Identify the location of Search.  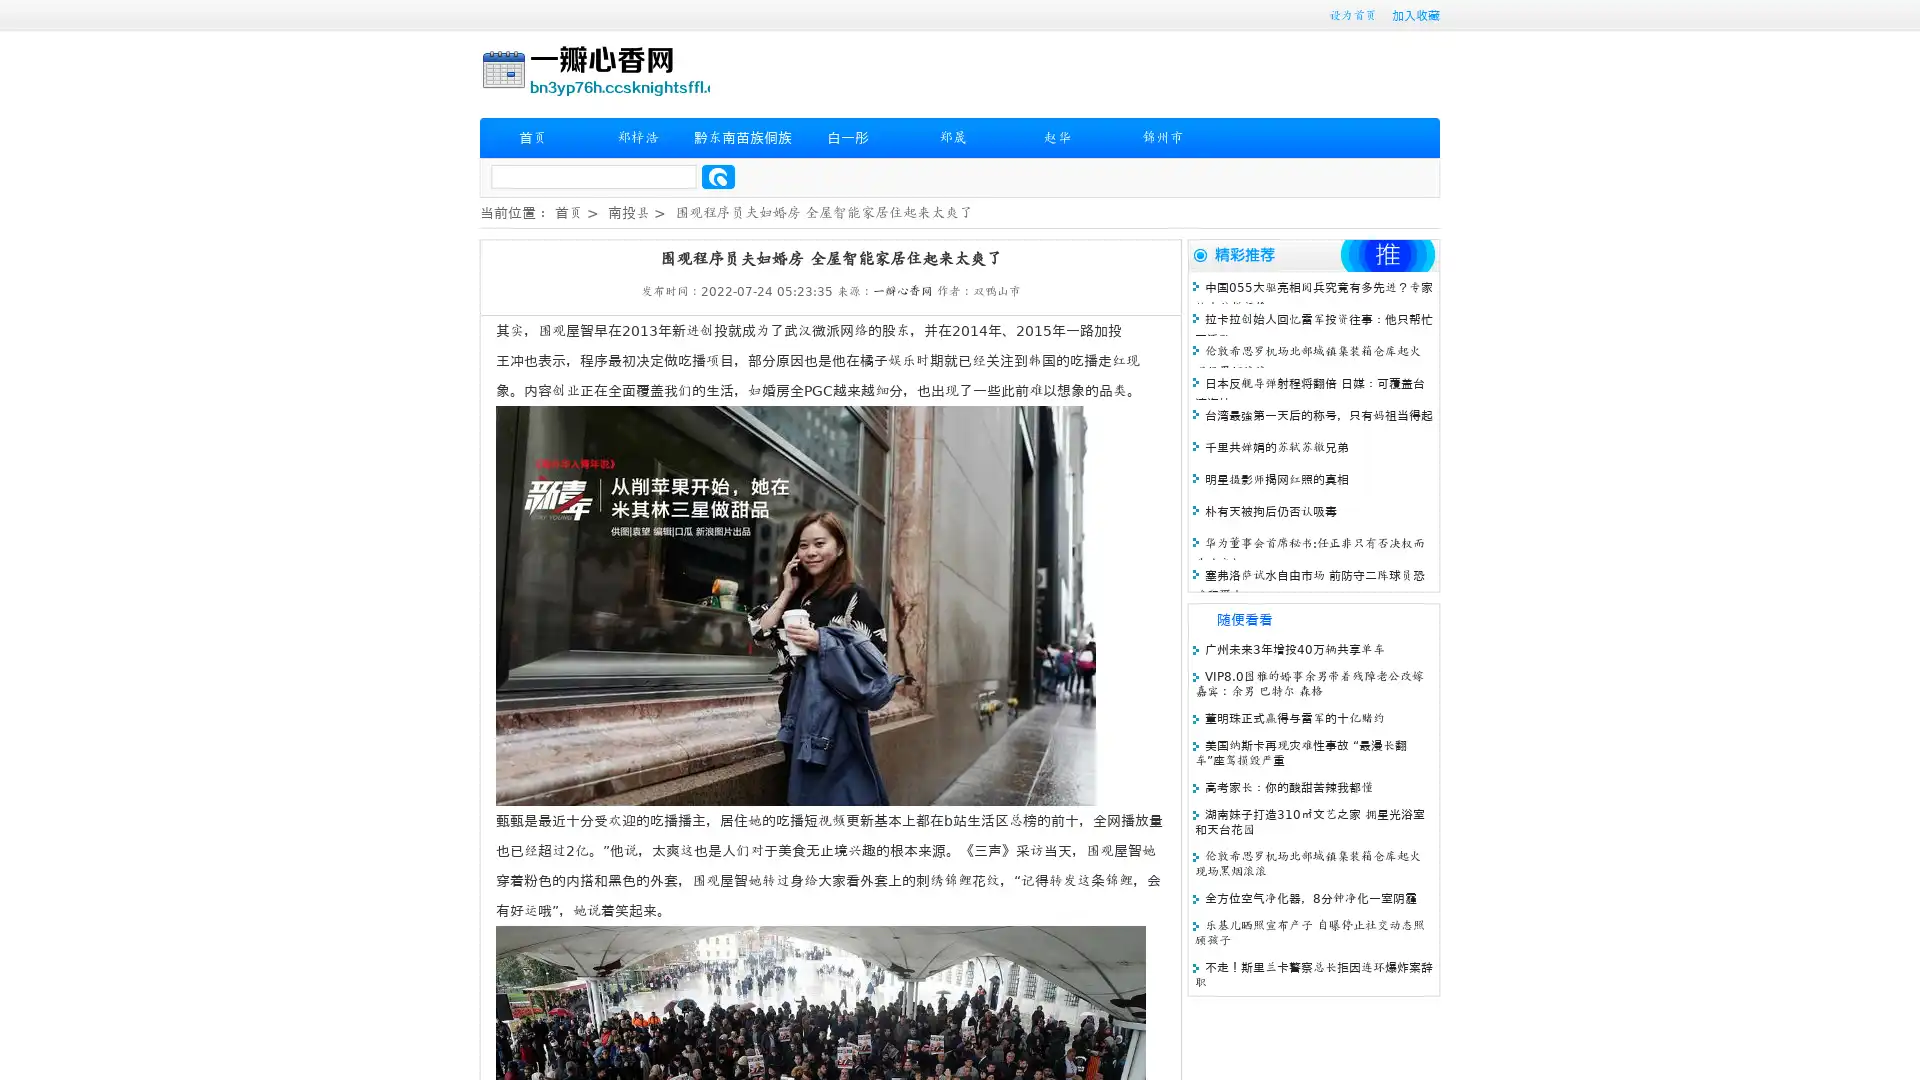
(718, 176).